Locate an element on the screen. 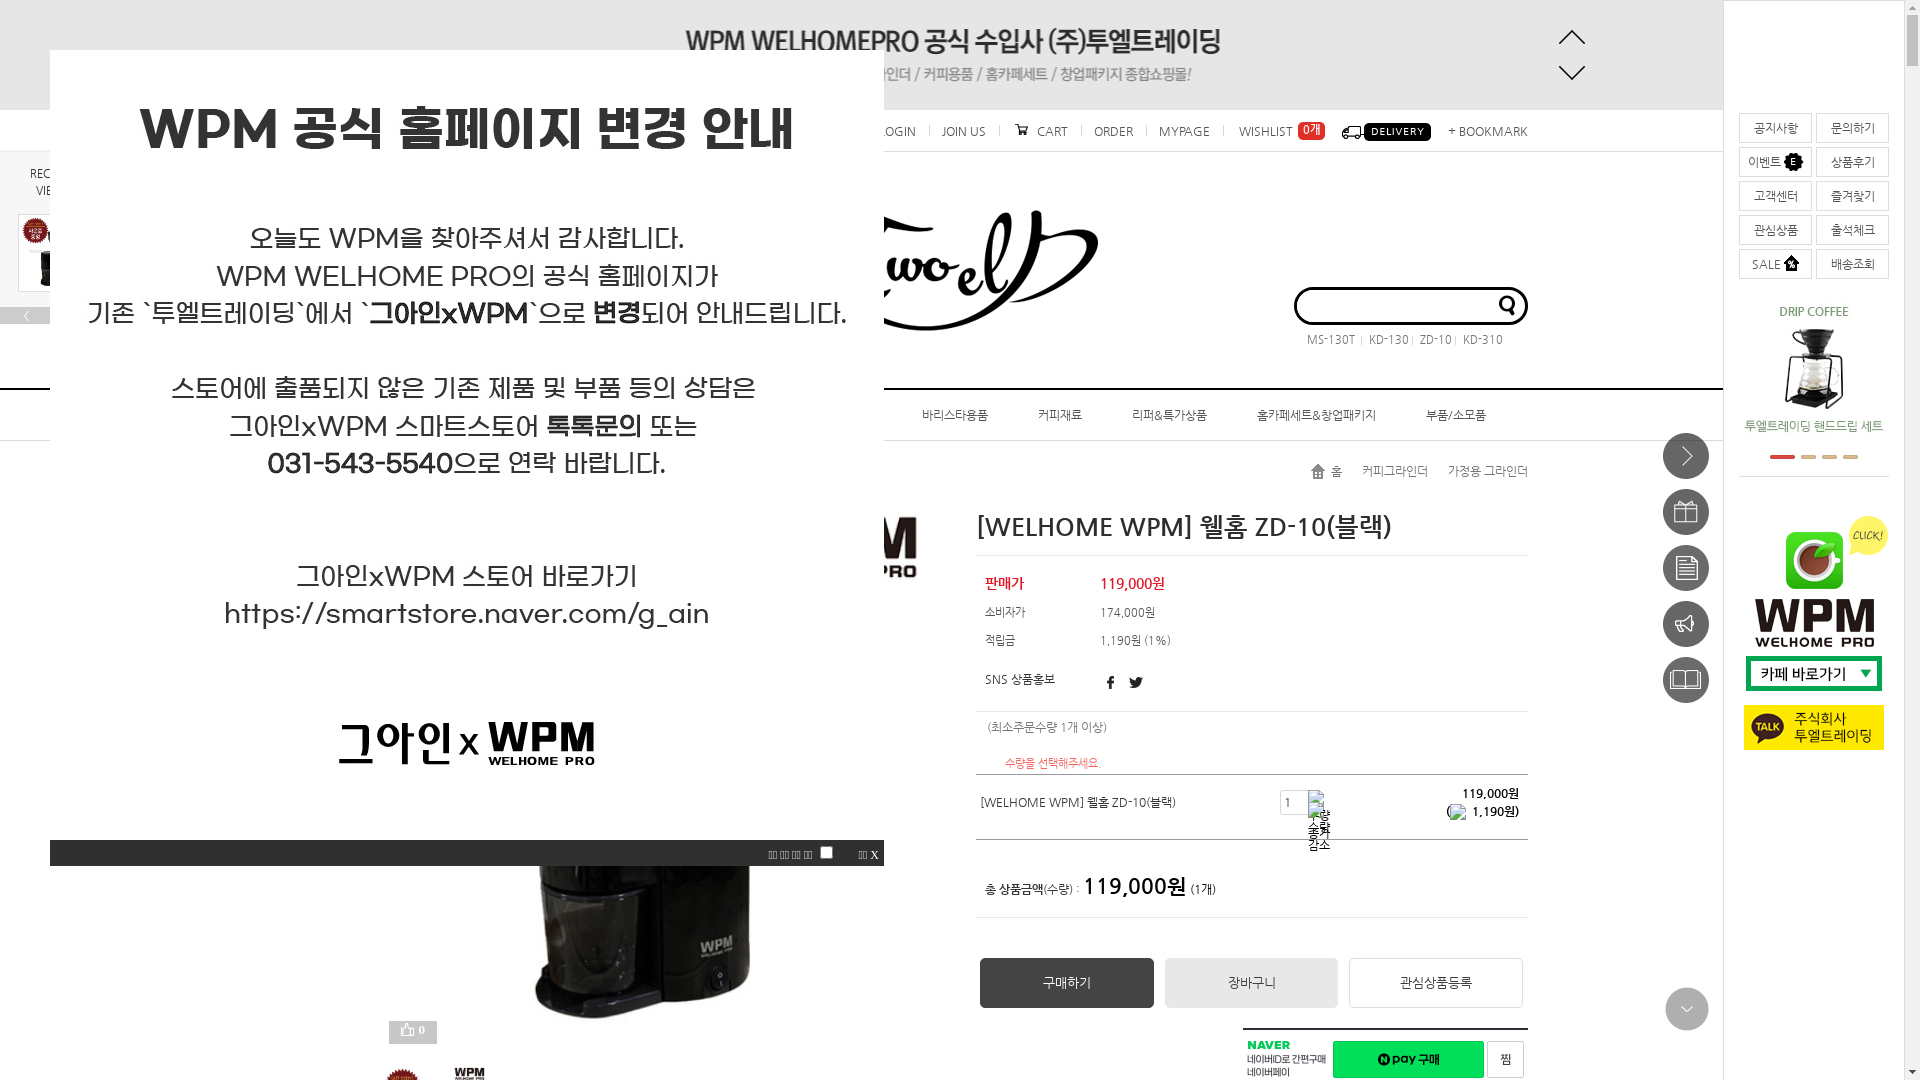 The height and width of the screenshot is (1080, 1920). 'SALE' is located at coordinates (1775, 262).